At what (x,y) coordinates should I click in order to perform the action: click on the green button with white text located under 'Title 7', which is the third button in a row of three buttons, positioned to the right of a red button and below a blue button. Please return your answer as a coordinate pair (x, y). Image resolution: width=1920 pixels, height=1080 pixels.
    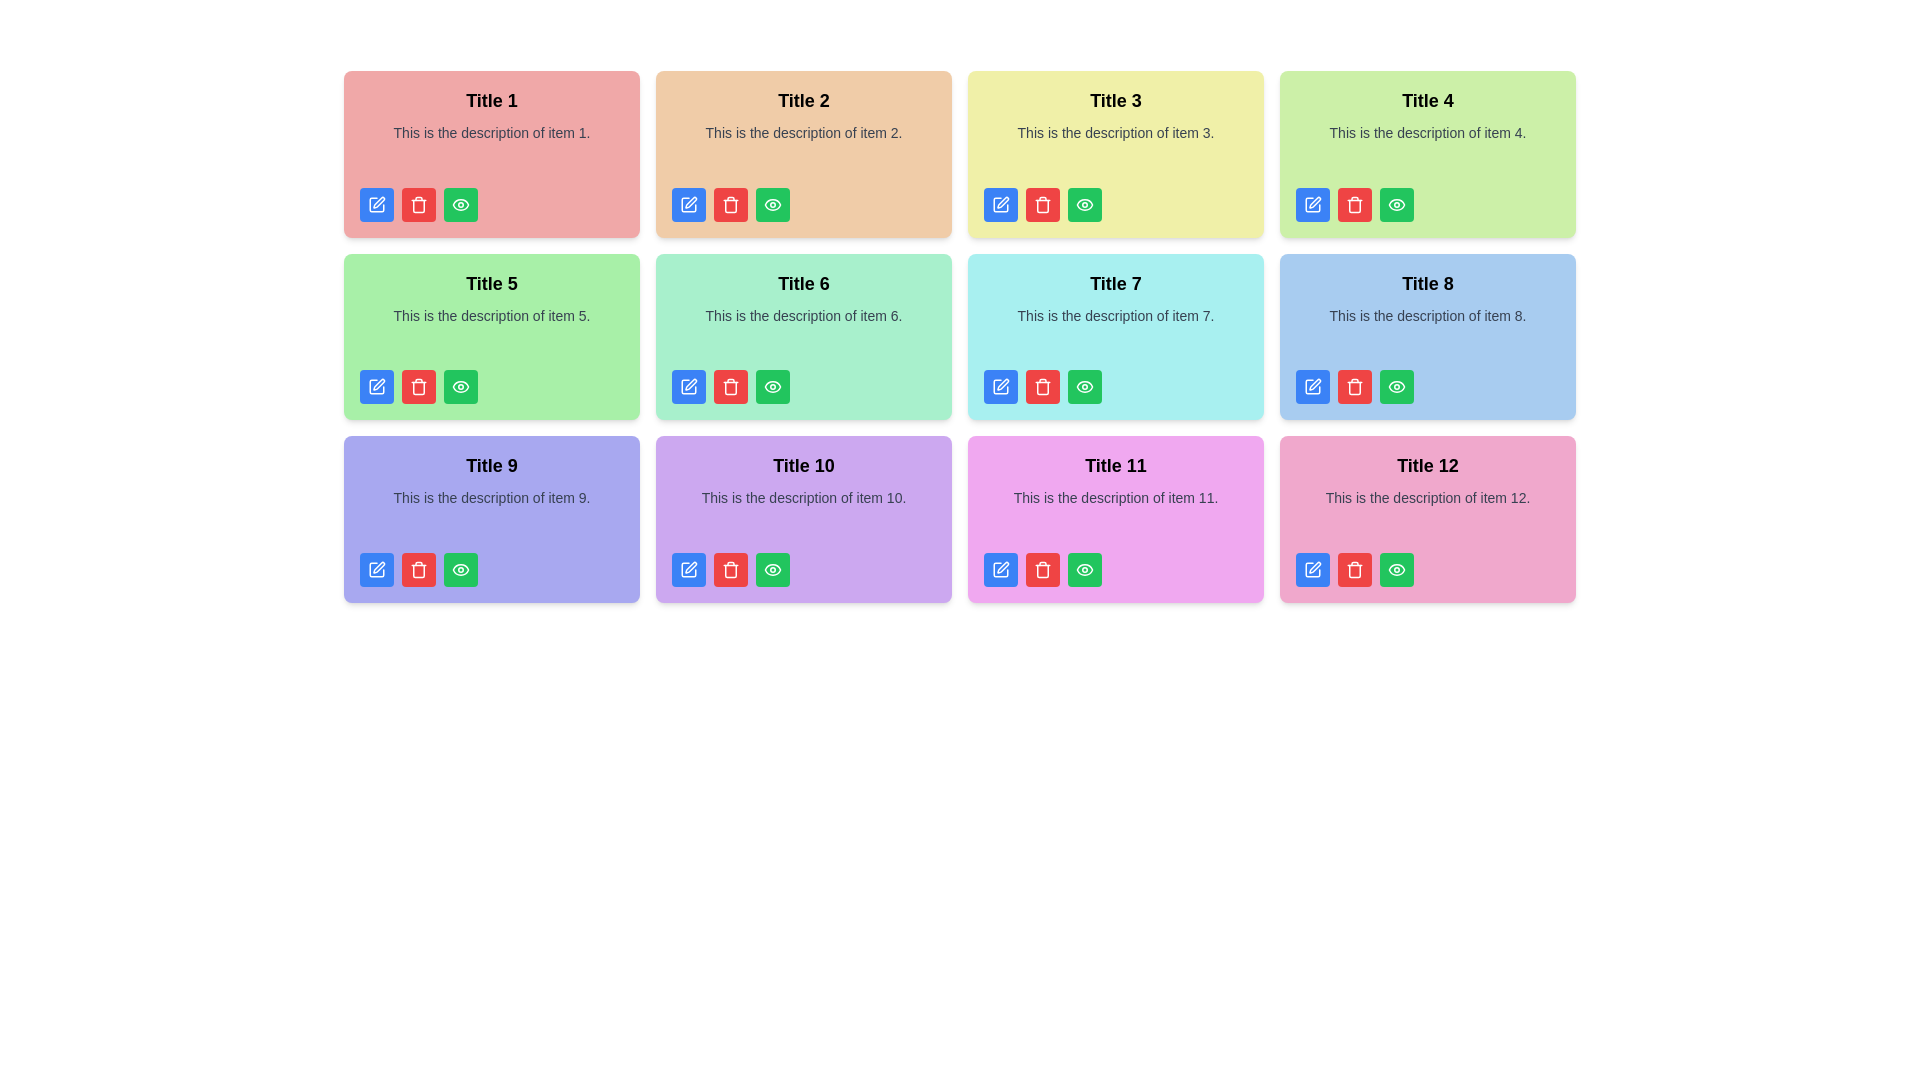
    Looking at the image, I should click on (1083, 386).